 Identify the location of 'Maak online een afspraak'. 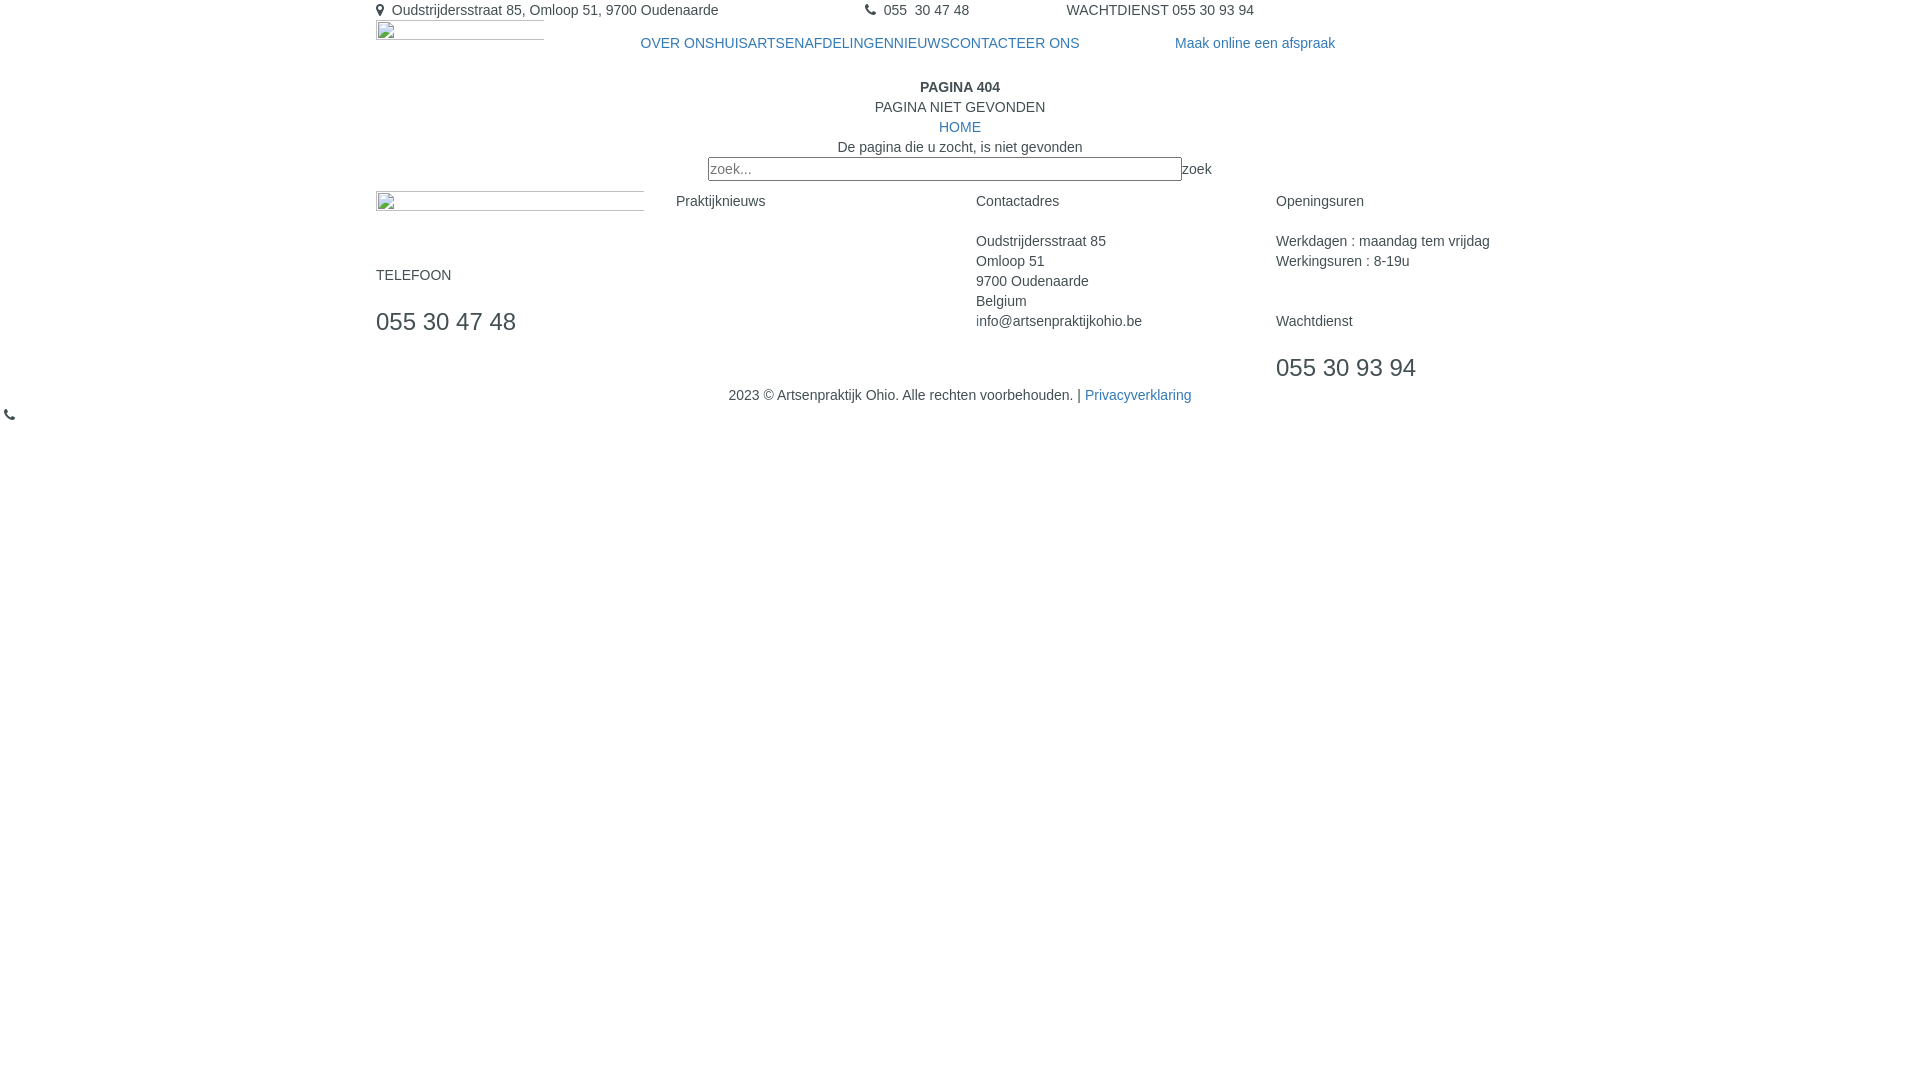
(1253, 42).